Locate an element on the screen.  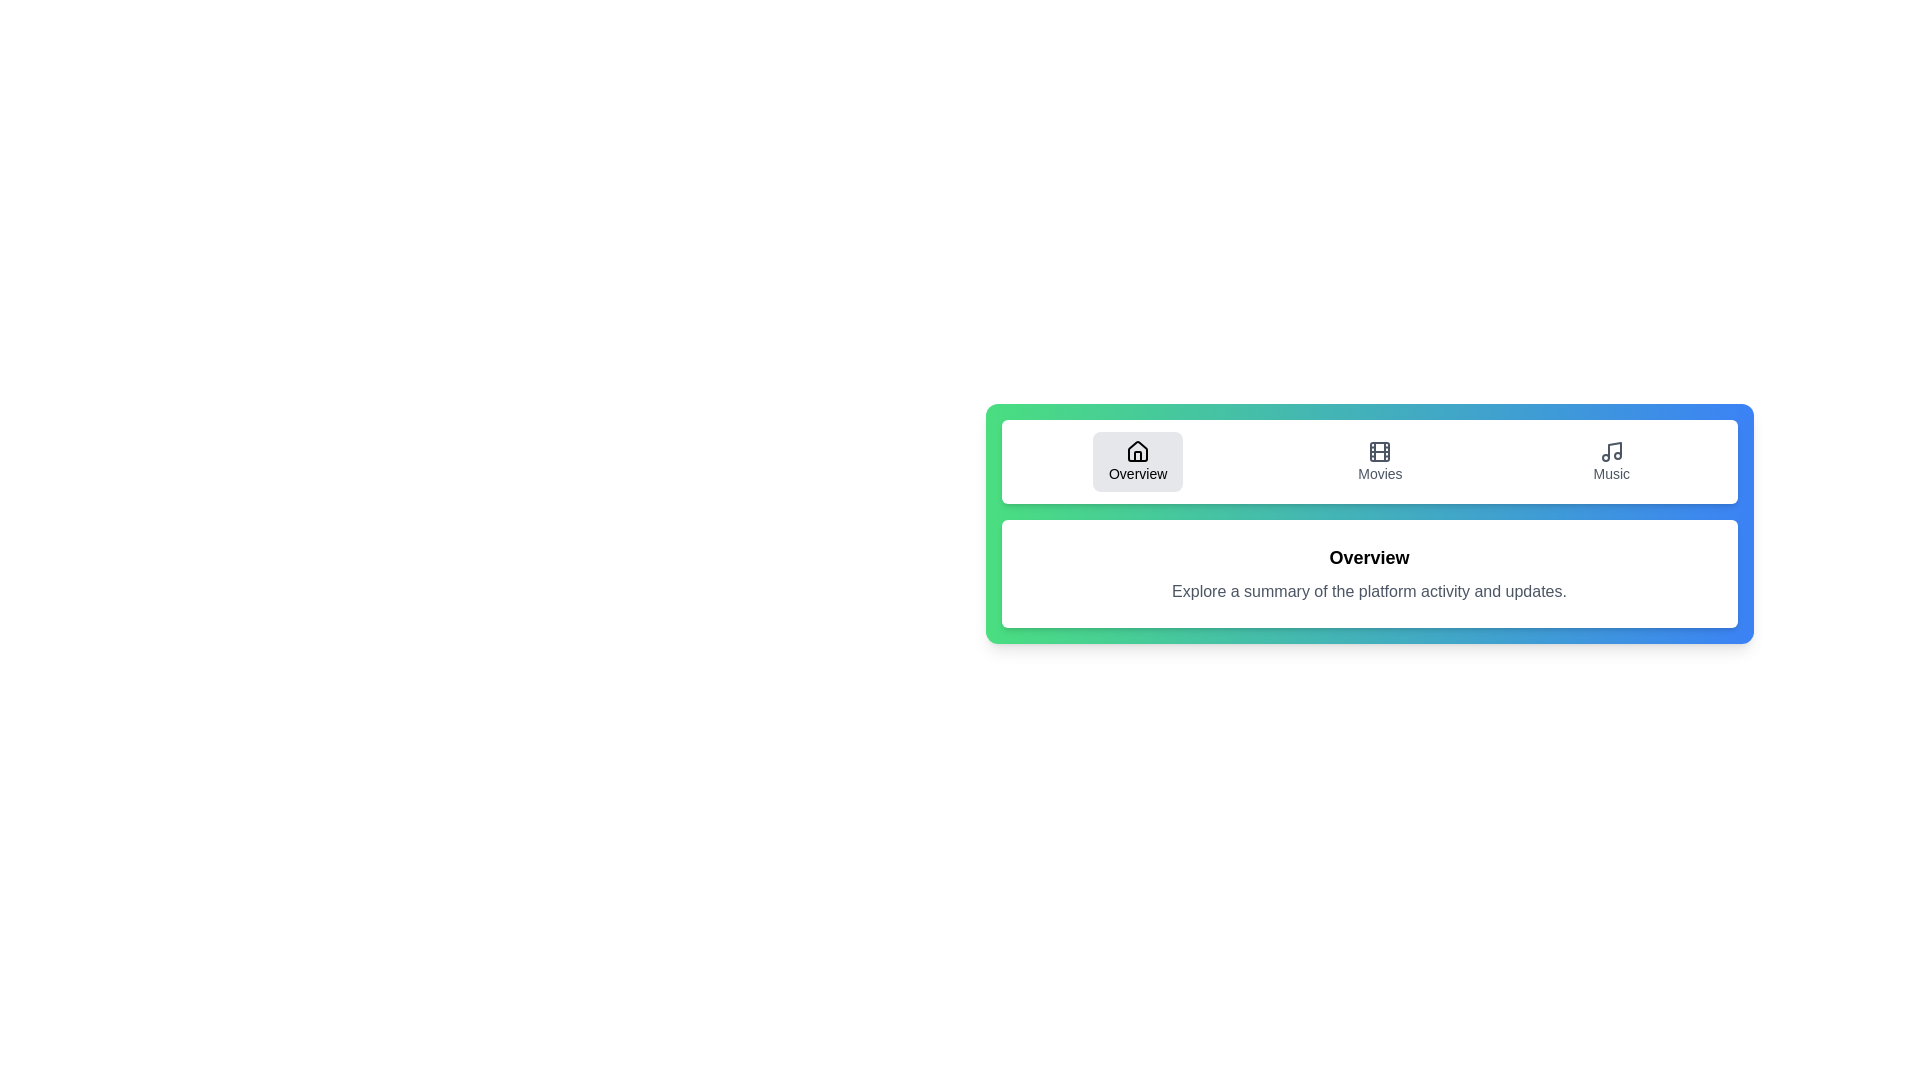
the Overview tab by clicking on it is located at coordinates (1138, 462).